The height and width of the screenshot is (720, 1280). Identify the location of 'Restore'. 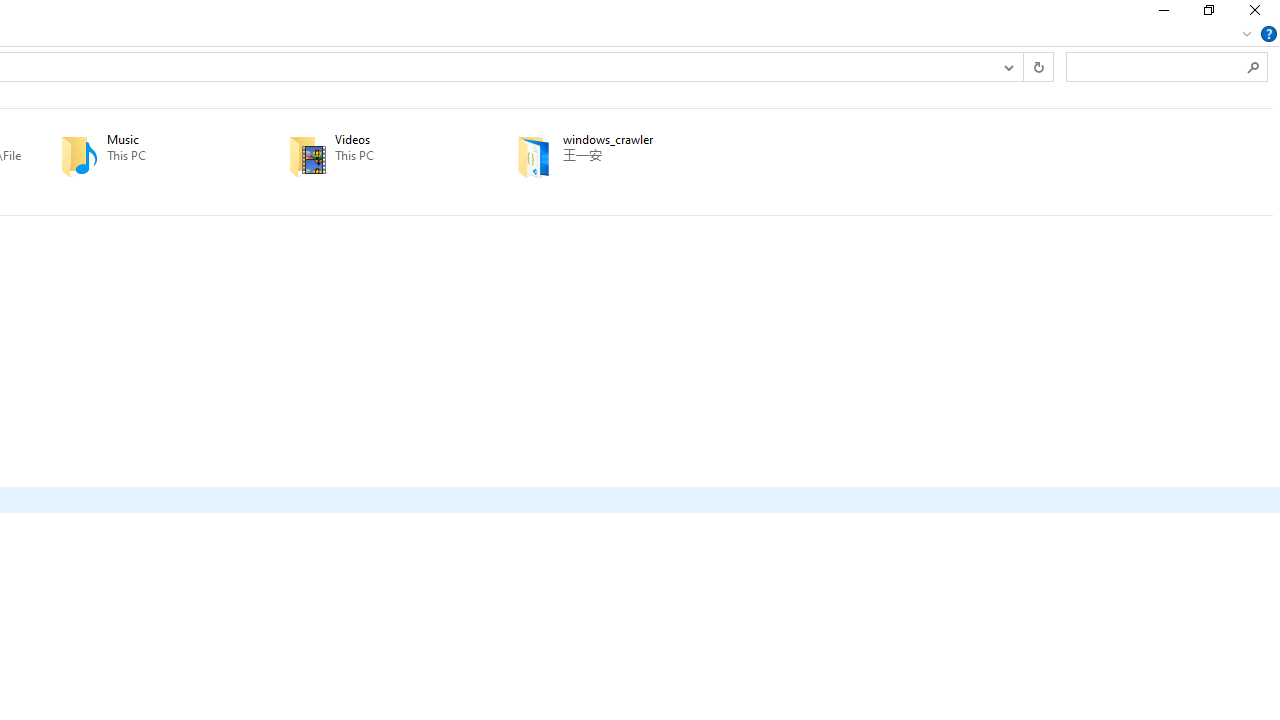
(1207, 15).